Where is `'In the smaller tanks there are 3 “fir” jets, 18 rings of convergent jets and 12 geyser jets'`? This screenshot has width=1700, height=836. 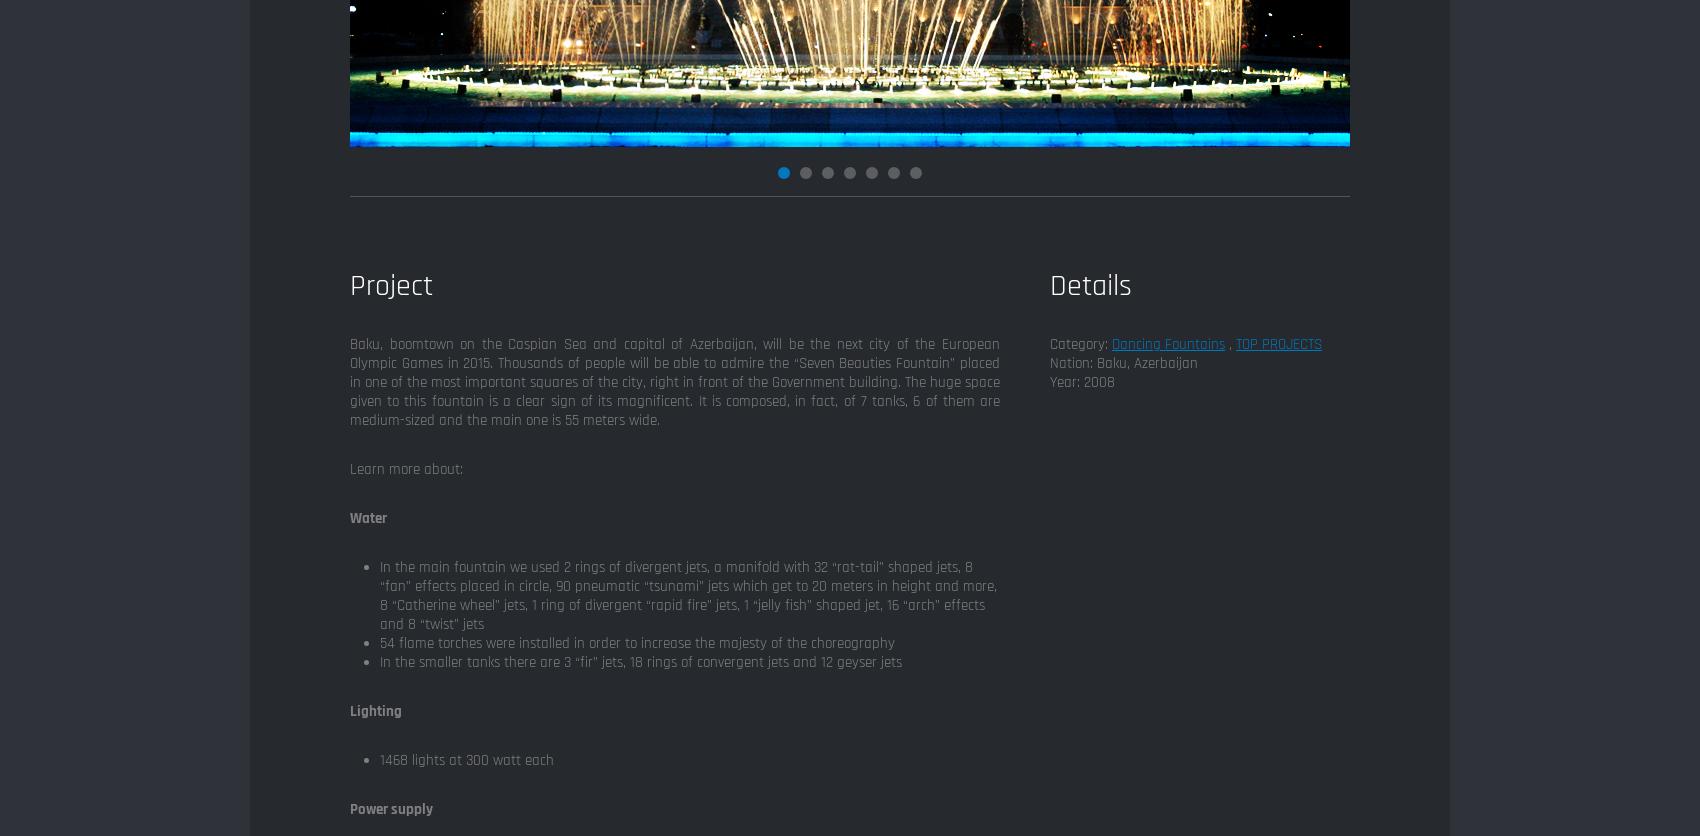
'In the smaller tanks there are 3 “fir” jets, 18 rings of convergent jets and 12 geyser jets' is located at coordinates (641, 662).